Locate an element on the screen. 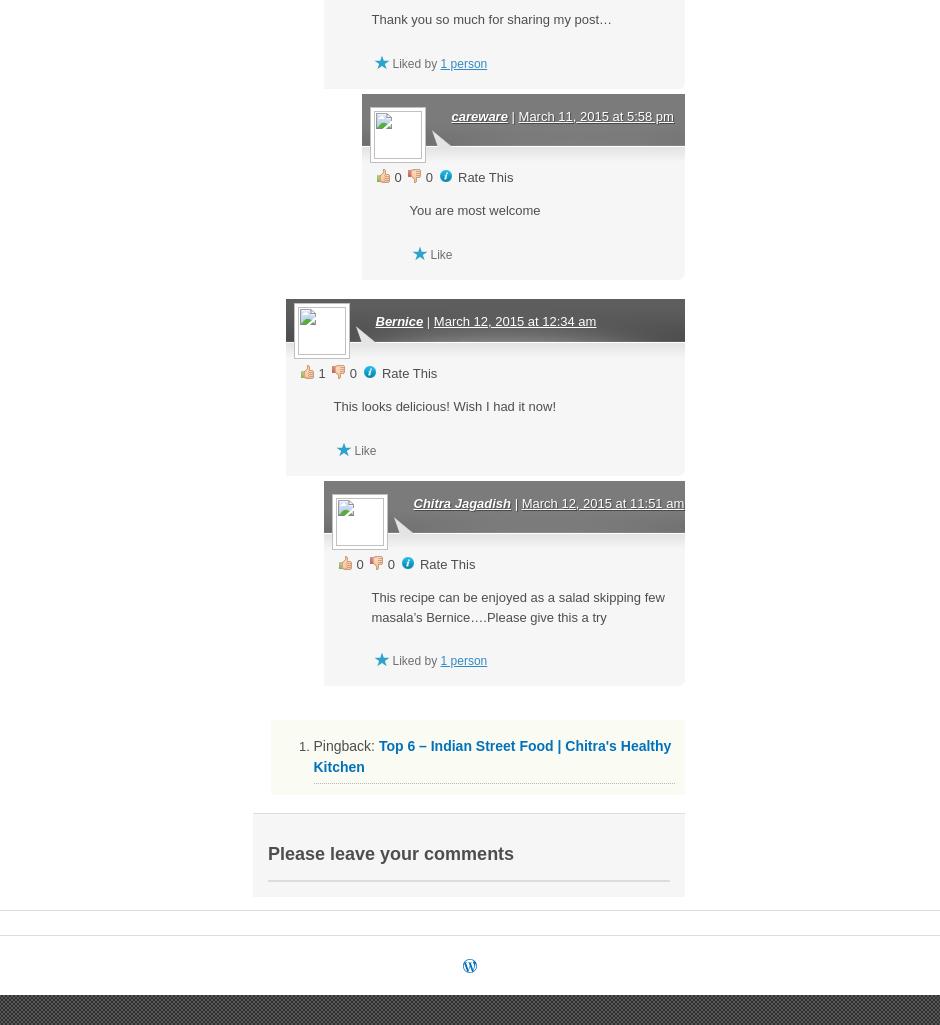  'Thank you so much for sharing my post…' is located at coordinates (491, 19).